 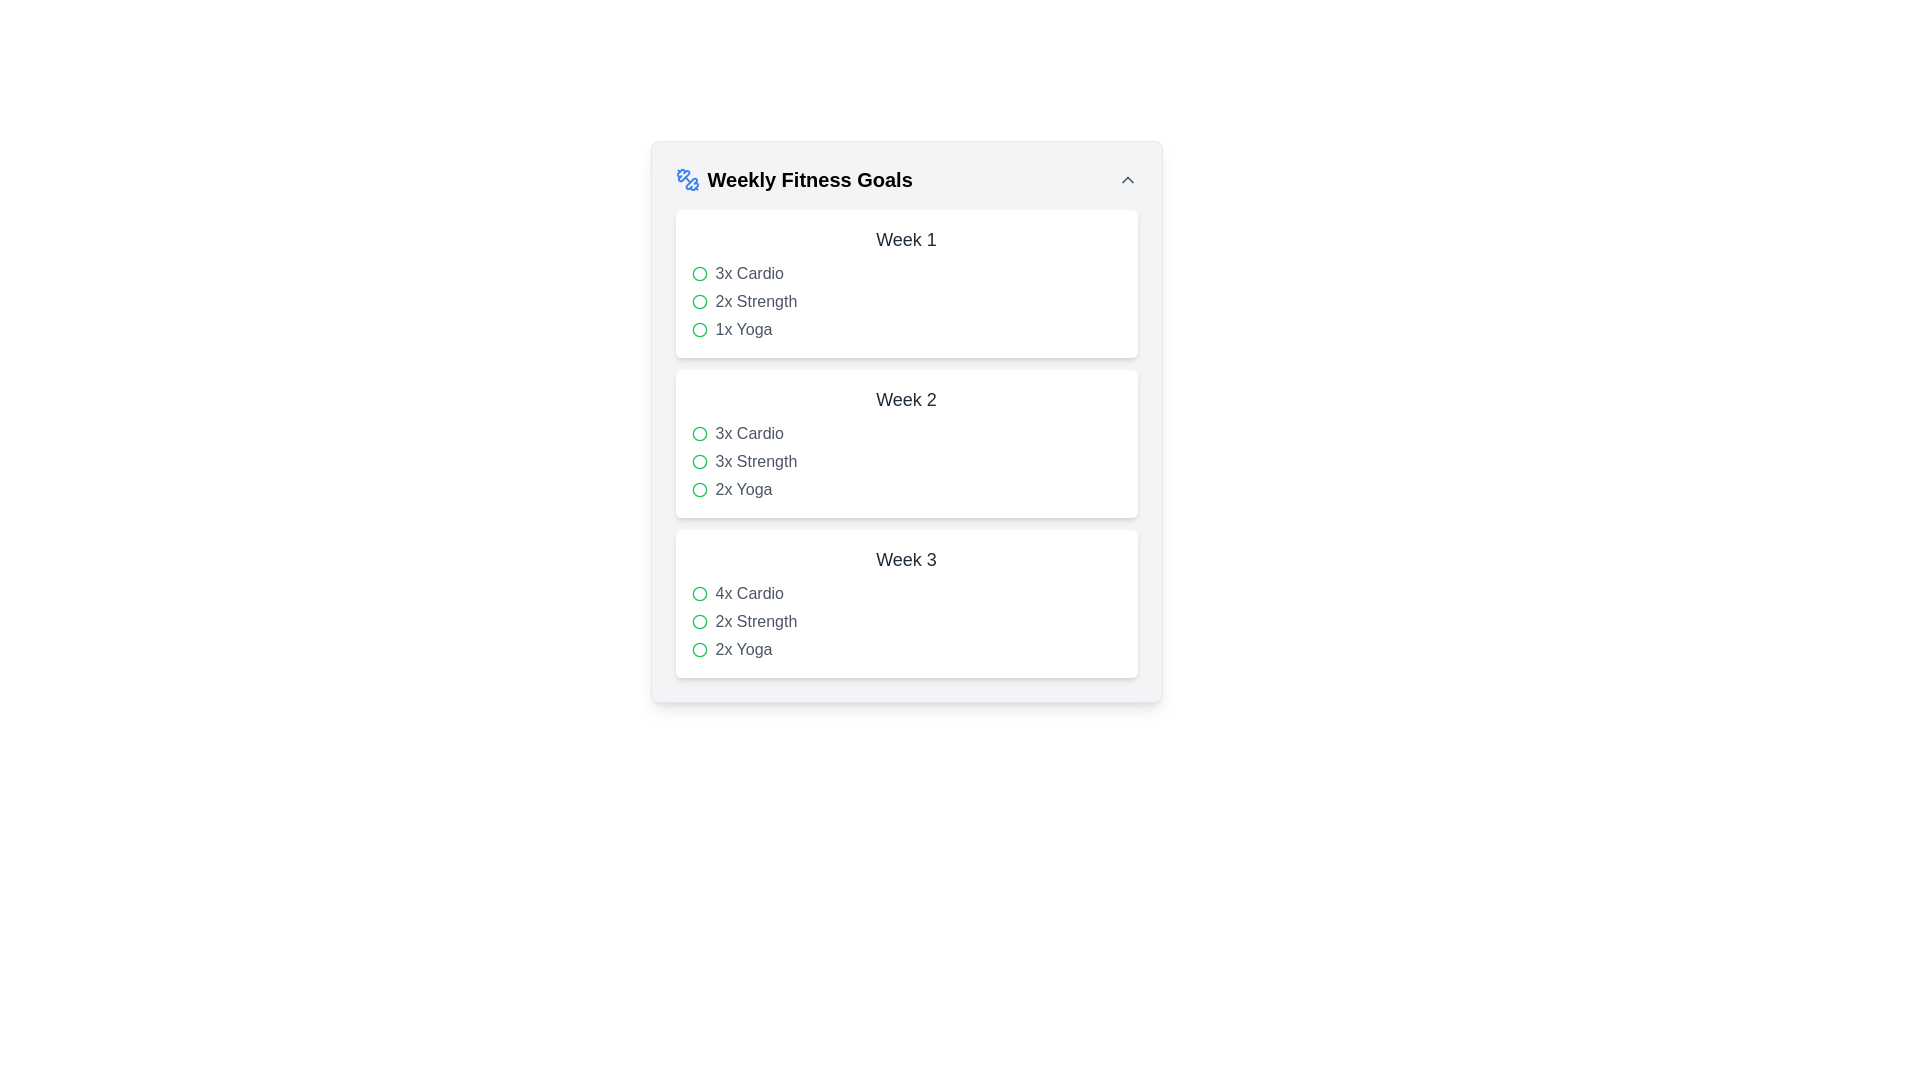 I want to click on the text label displaying '3x Cardio' in gray, which is positioned next to a green circular icon in the 'Weekly Fitness Goals' section of the 'Week 1' card, so click(x=748, y=273).